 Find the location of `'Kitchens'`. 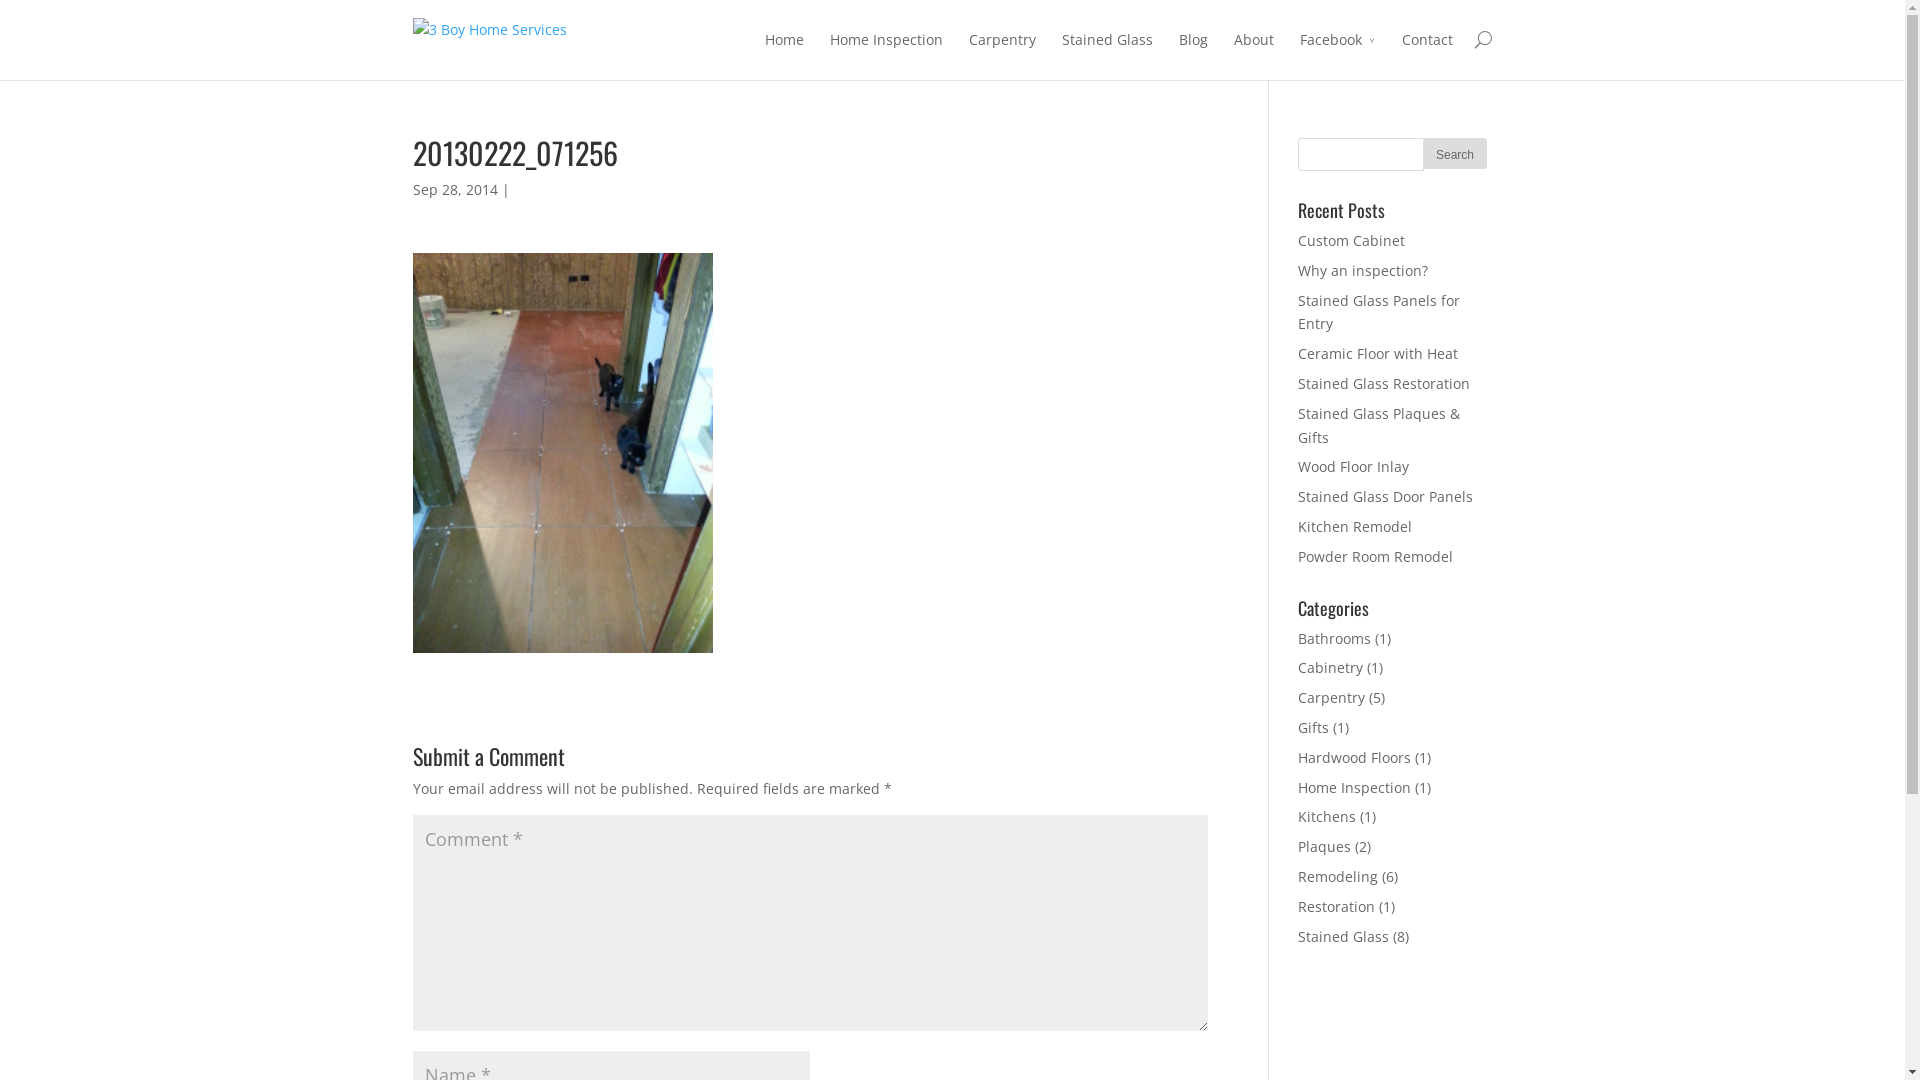

'Kitchens' is located at coordinates (1326, 816).